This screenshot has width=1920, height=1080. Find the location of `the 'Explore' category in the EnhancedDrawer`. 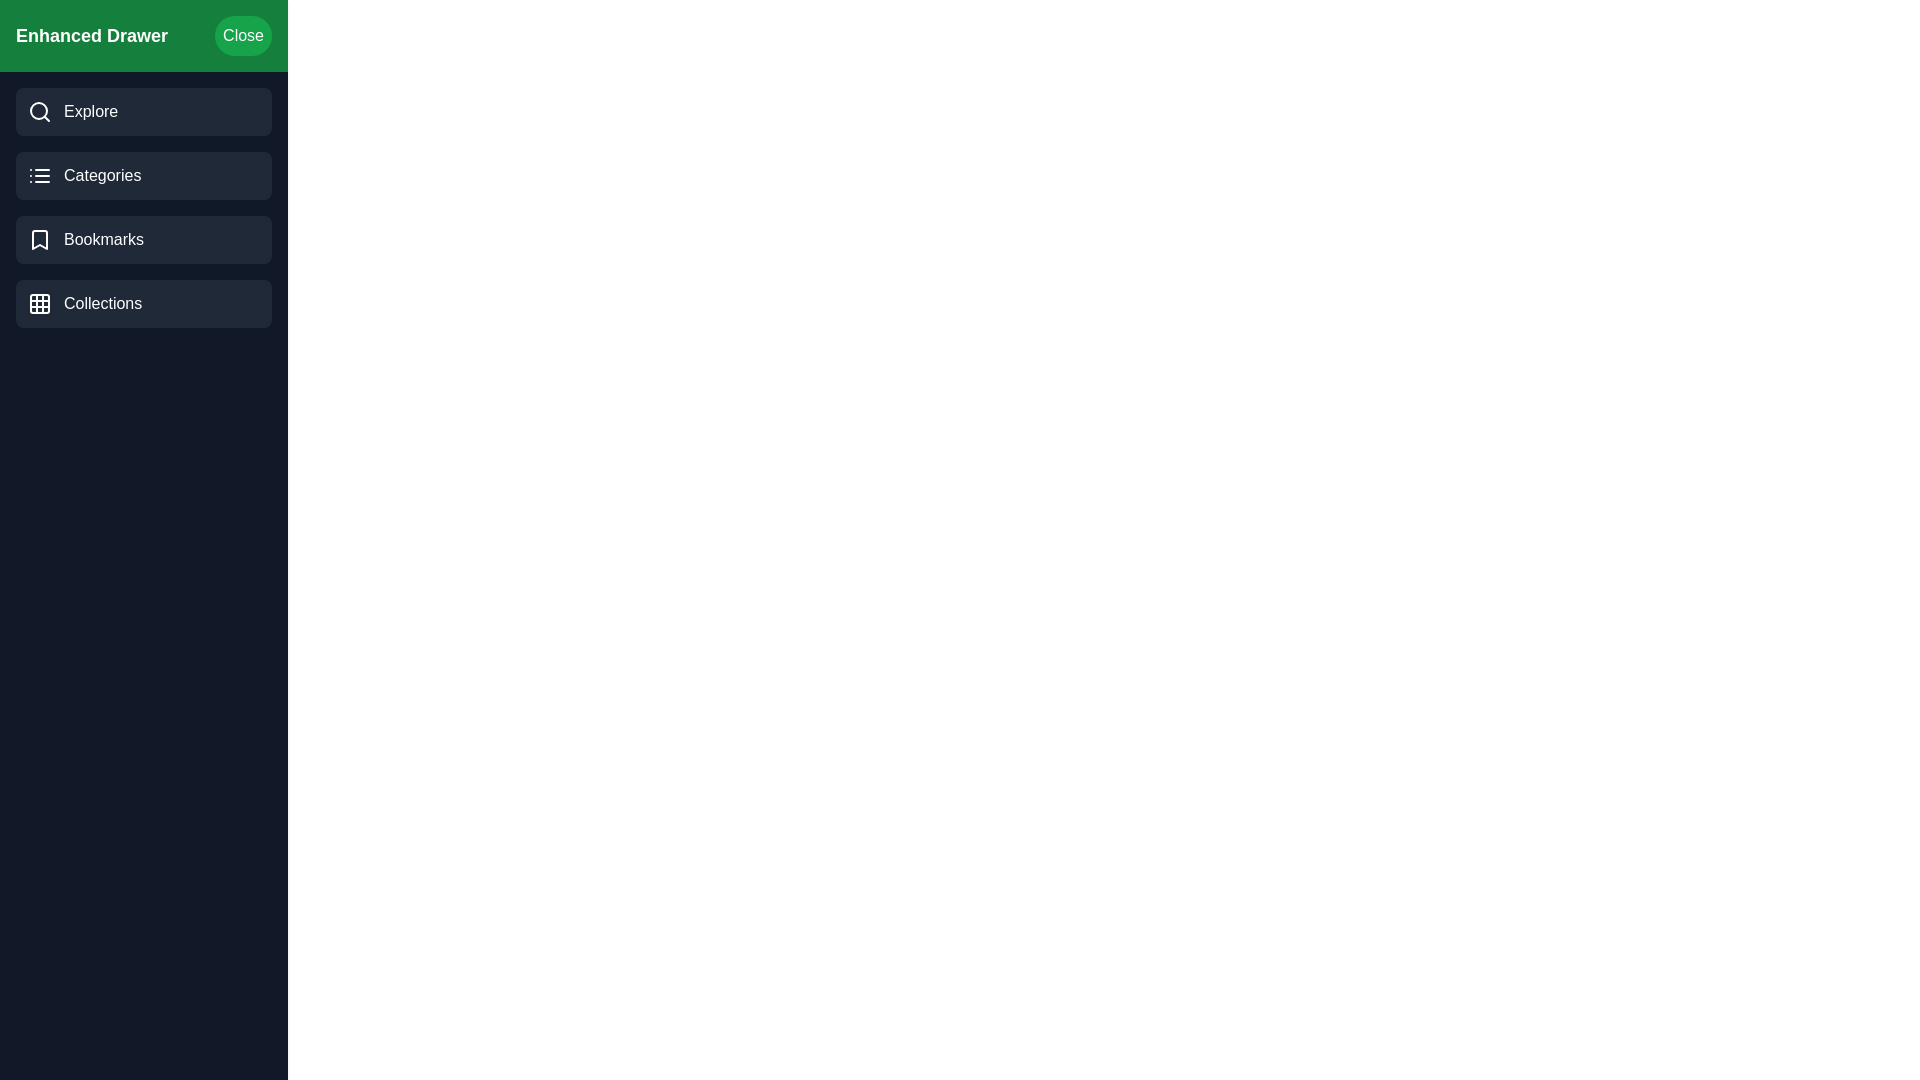

the 'Explore' category in the EnhancedDrawer is located at coordinates (143, 111).